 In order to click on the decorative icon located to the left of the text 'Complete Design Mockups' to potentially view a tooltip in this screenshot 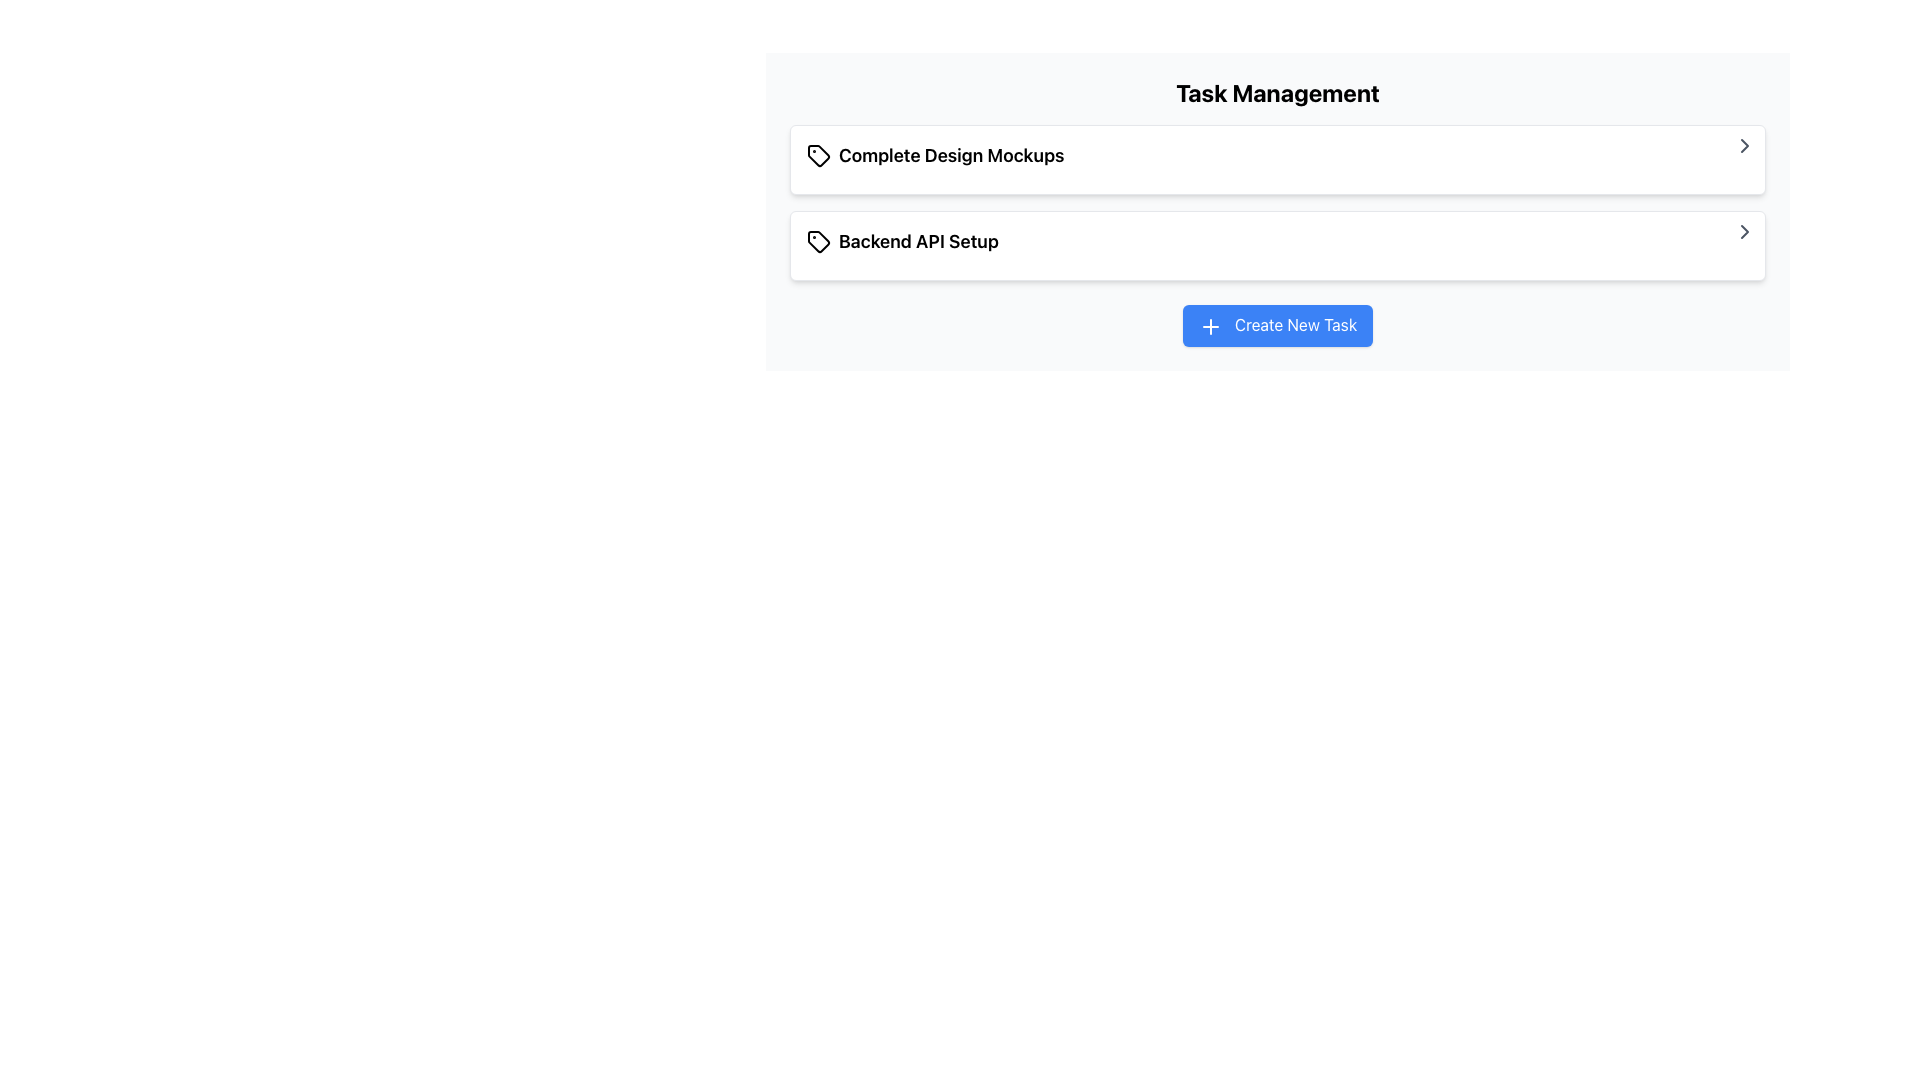, I will do `click(819, 154)`.